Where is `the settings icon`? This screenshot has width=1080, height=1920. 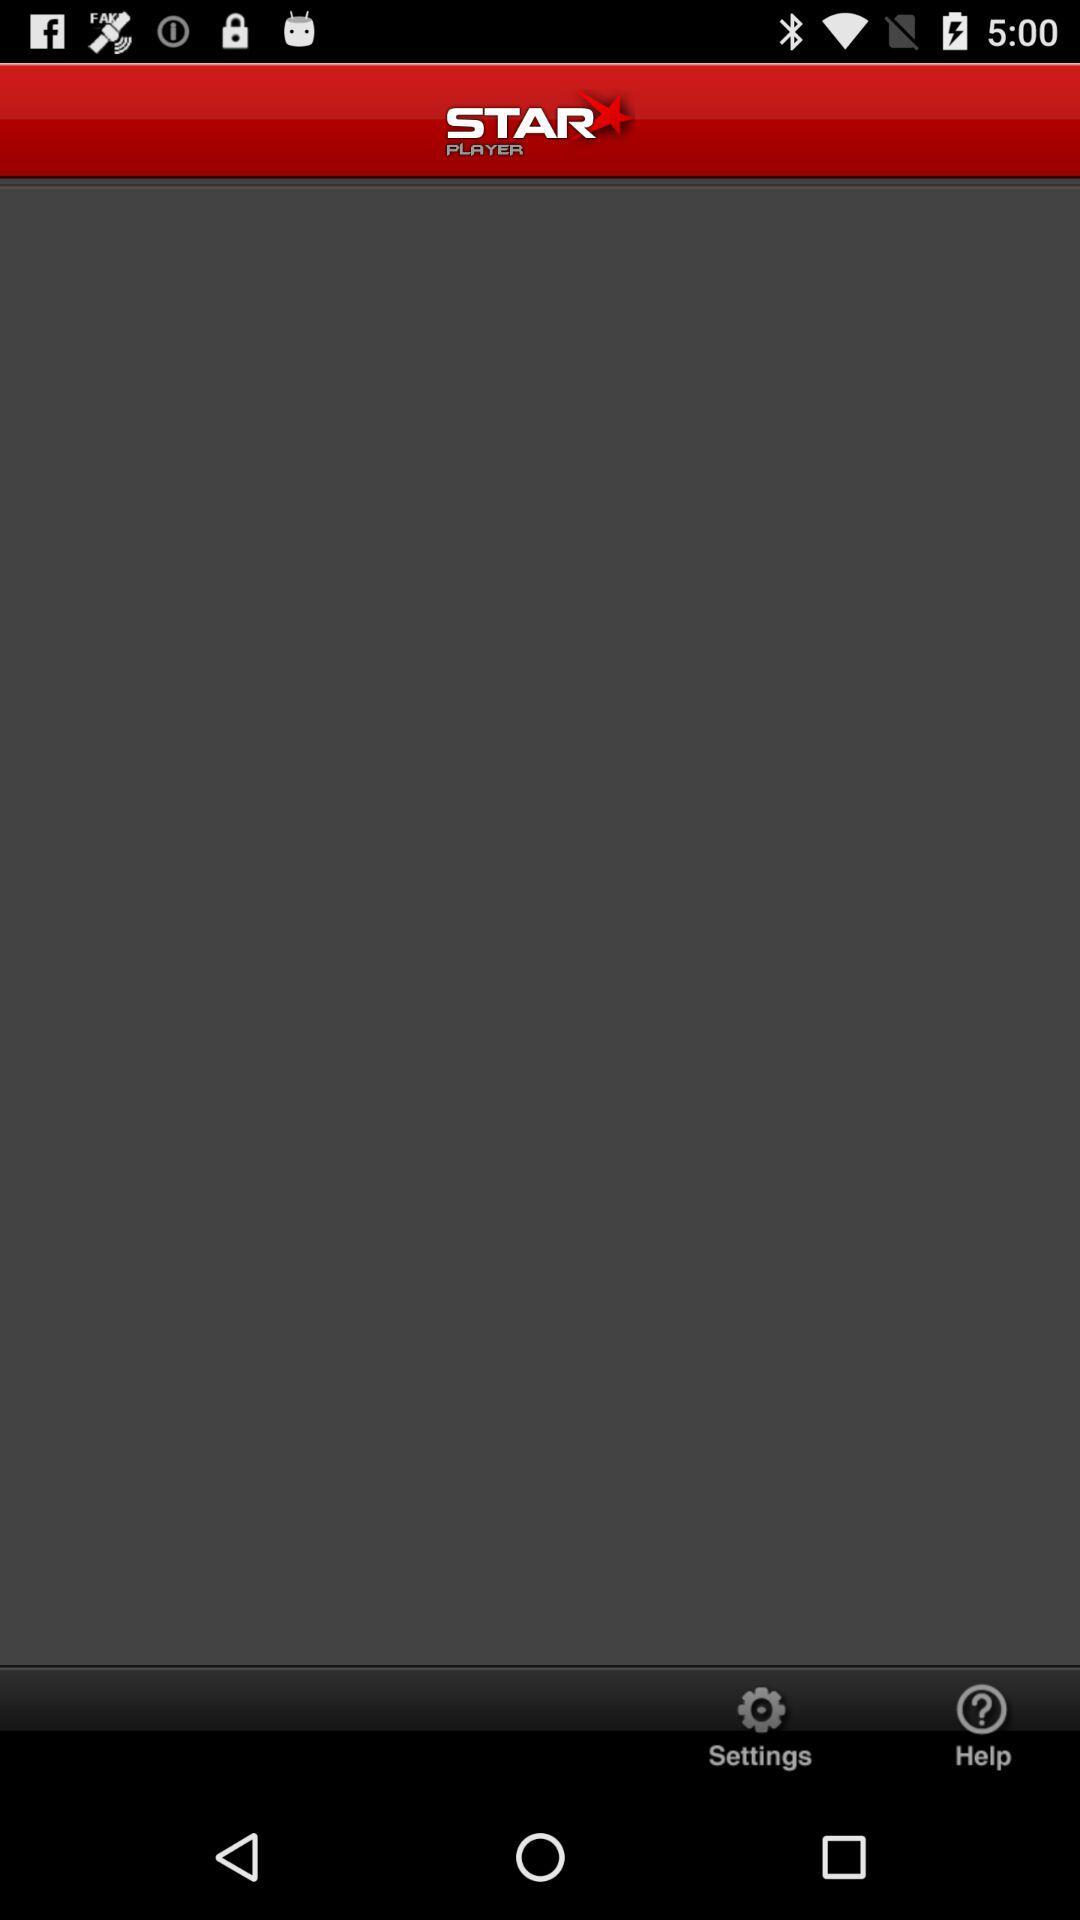
the settings icon is located at coordinates (760, 1849).